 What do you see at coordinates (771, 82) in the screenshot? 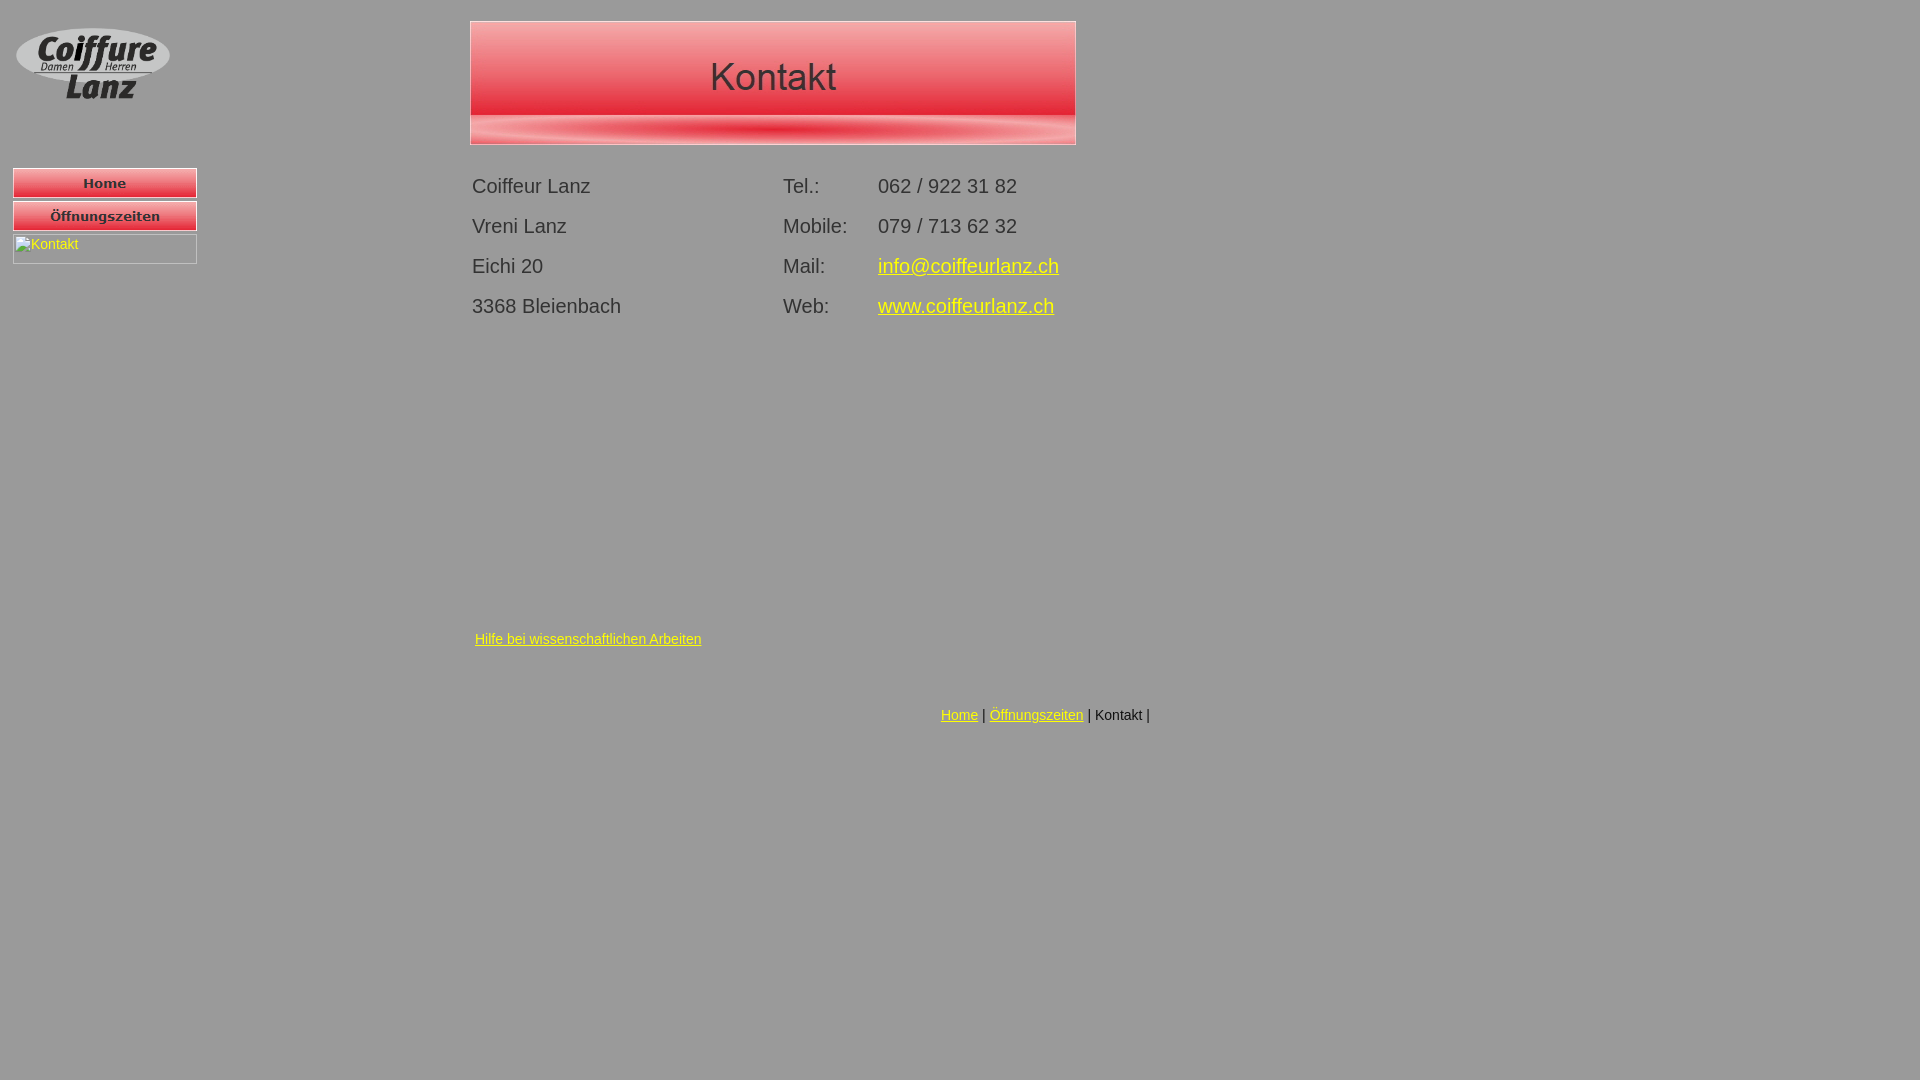
I see `'Kontakt'` at bounding box center [771, 82].